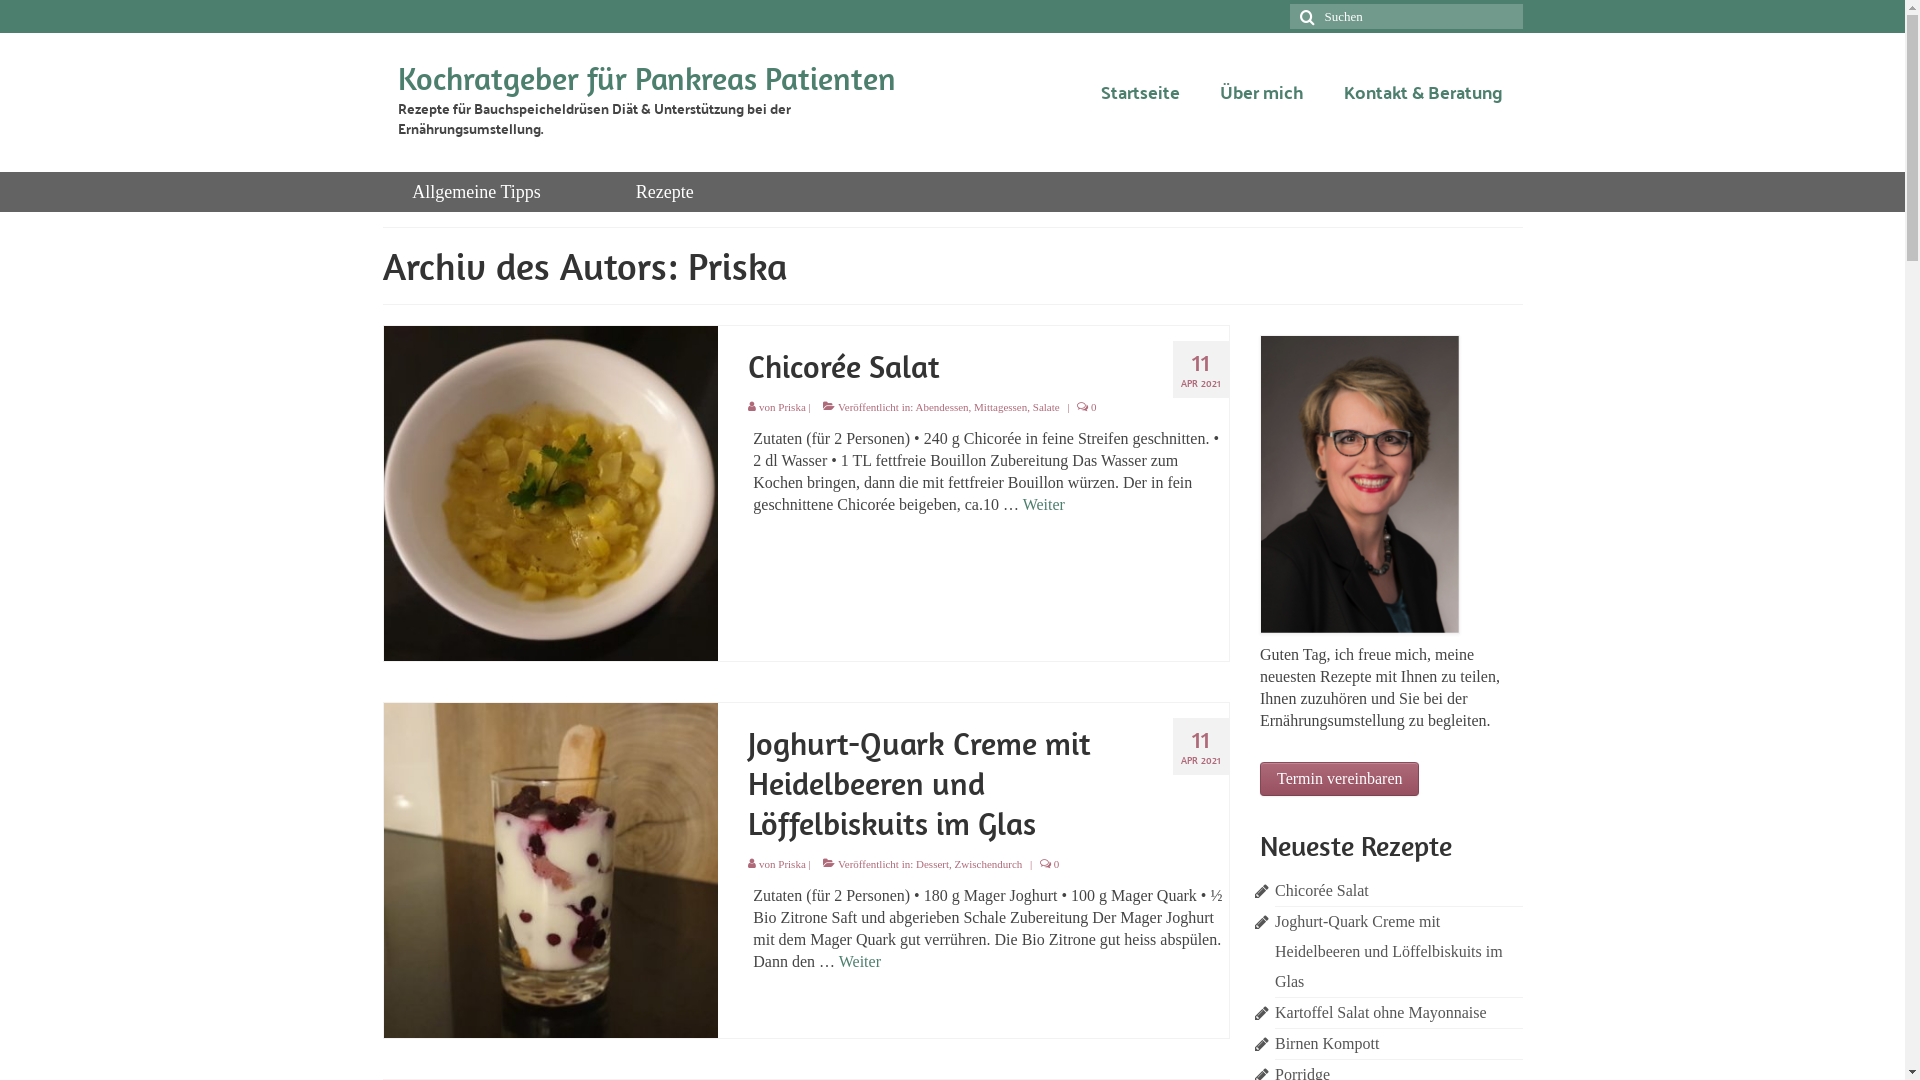 Image resolution: width=1920 pixels, height=1080 pixels. I want to click on 'Salate', so click(1045, 406).